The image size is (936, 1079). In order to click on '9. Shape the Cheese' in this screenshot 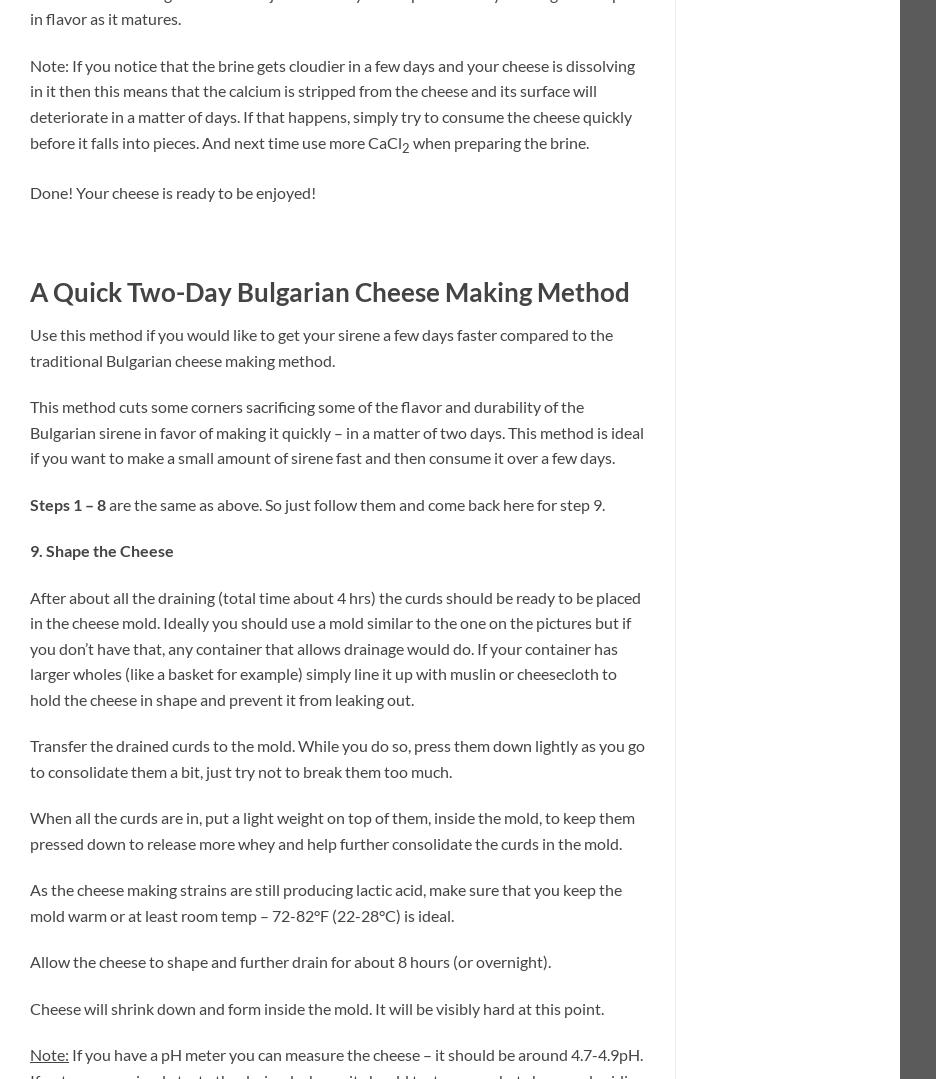, I will do `click(101, 549)`.